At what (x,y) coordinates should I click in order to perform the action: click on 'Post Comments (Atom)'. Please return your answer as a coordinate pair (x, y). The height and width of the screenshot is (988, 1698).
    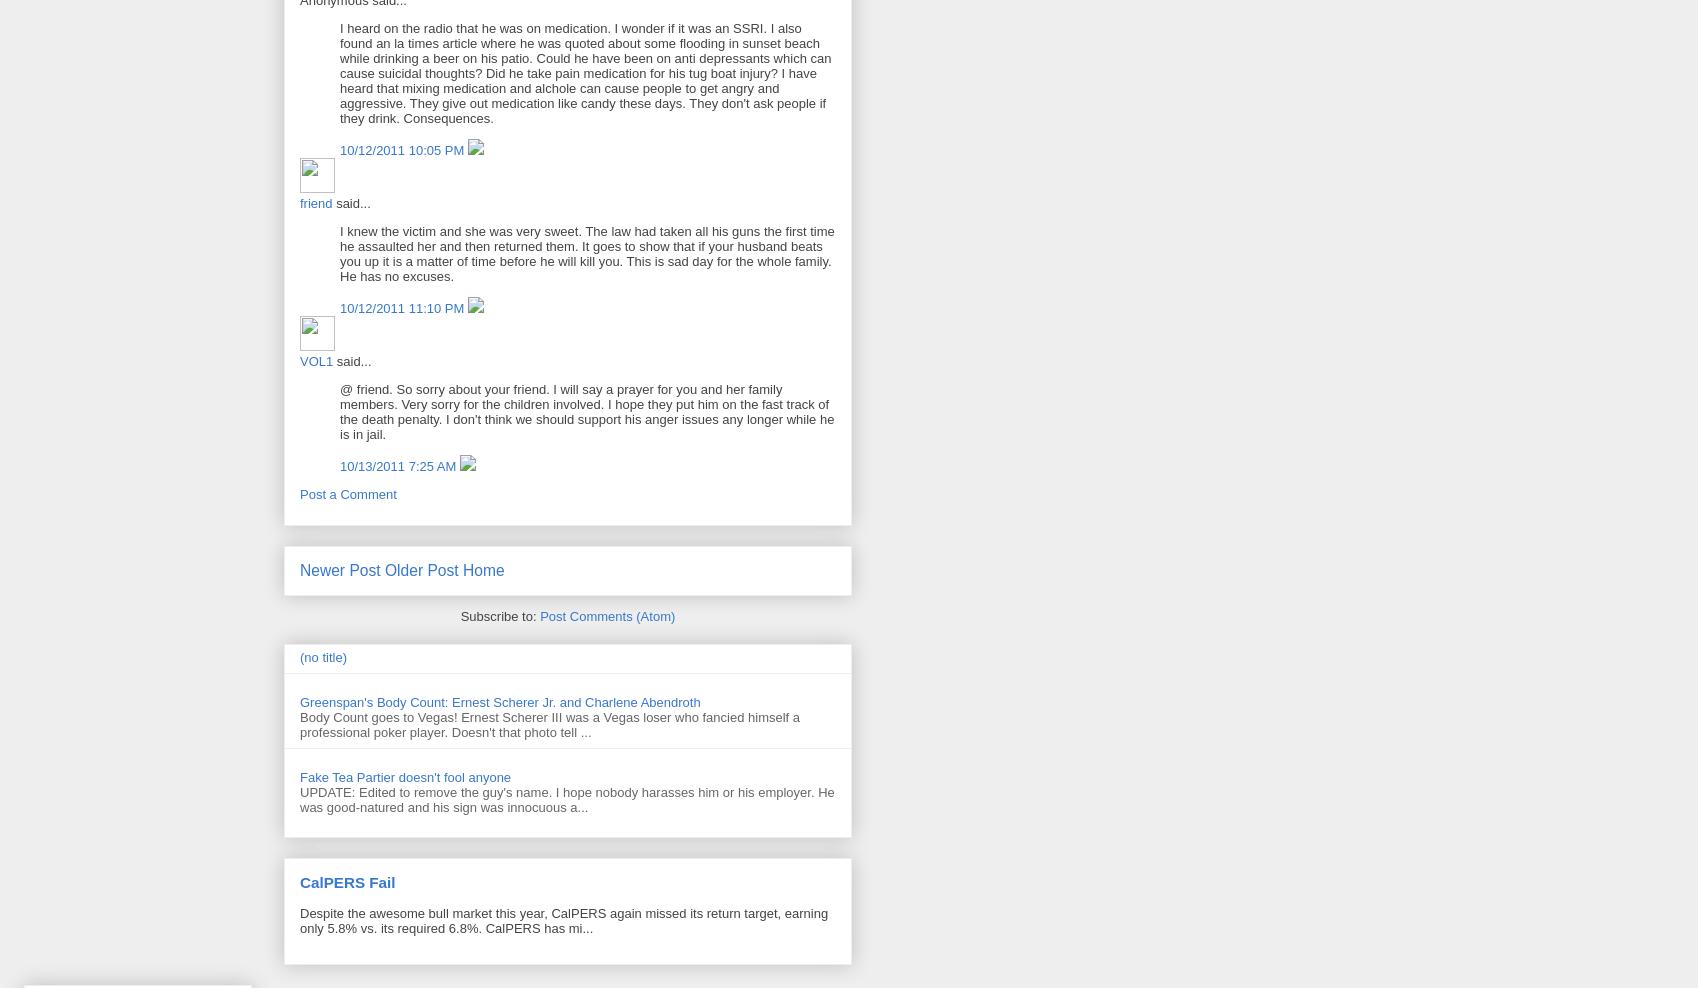
    Looking at the image, I should click on (606, 615).